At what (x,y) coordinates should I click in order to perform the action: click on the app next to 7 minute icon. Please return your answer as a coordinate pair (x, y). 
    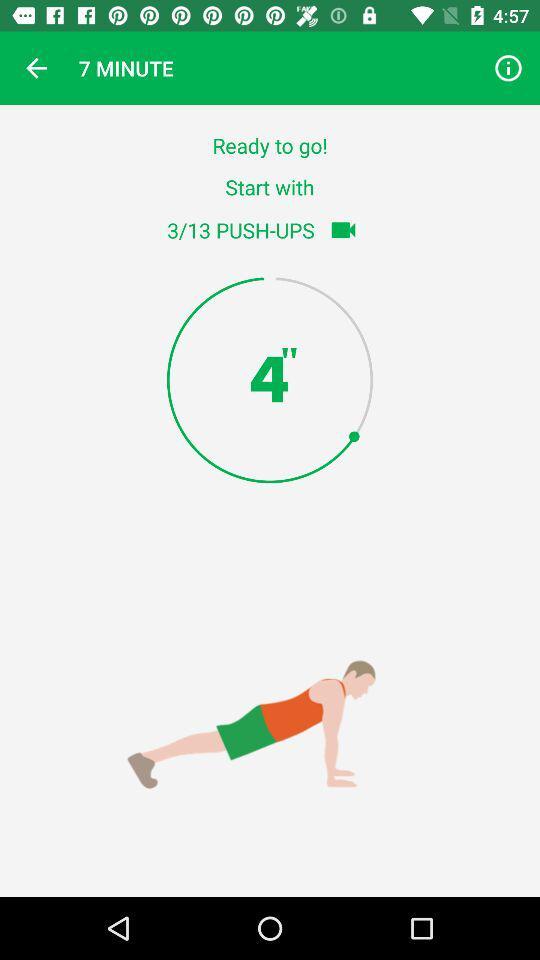
    Looking at the image, I should click on (36, 68).